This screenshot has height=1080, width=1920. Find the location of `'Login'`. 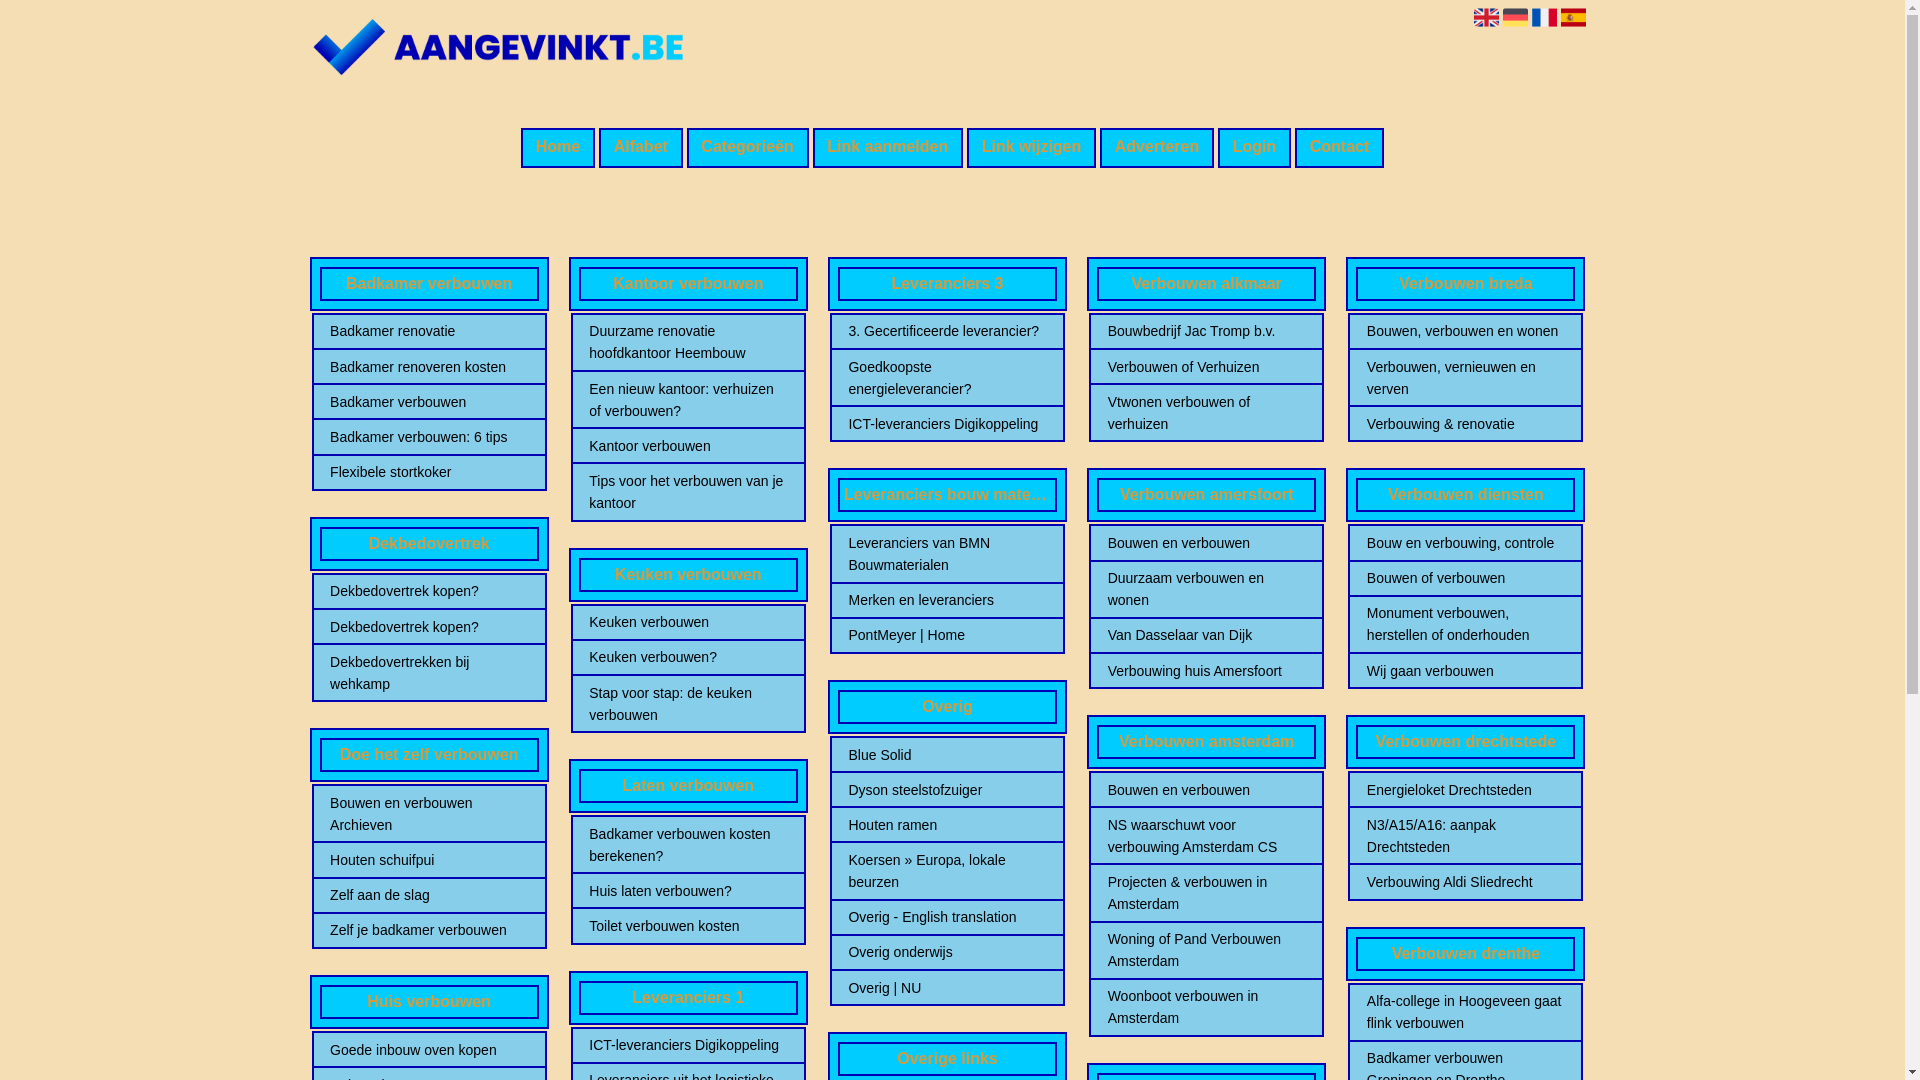

'Login' is located at coordinates (1253, 146).